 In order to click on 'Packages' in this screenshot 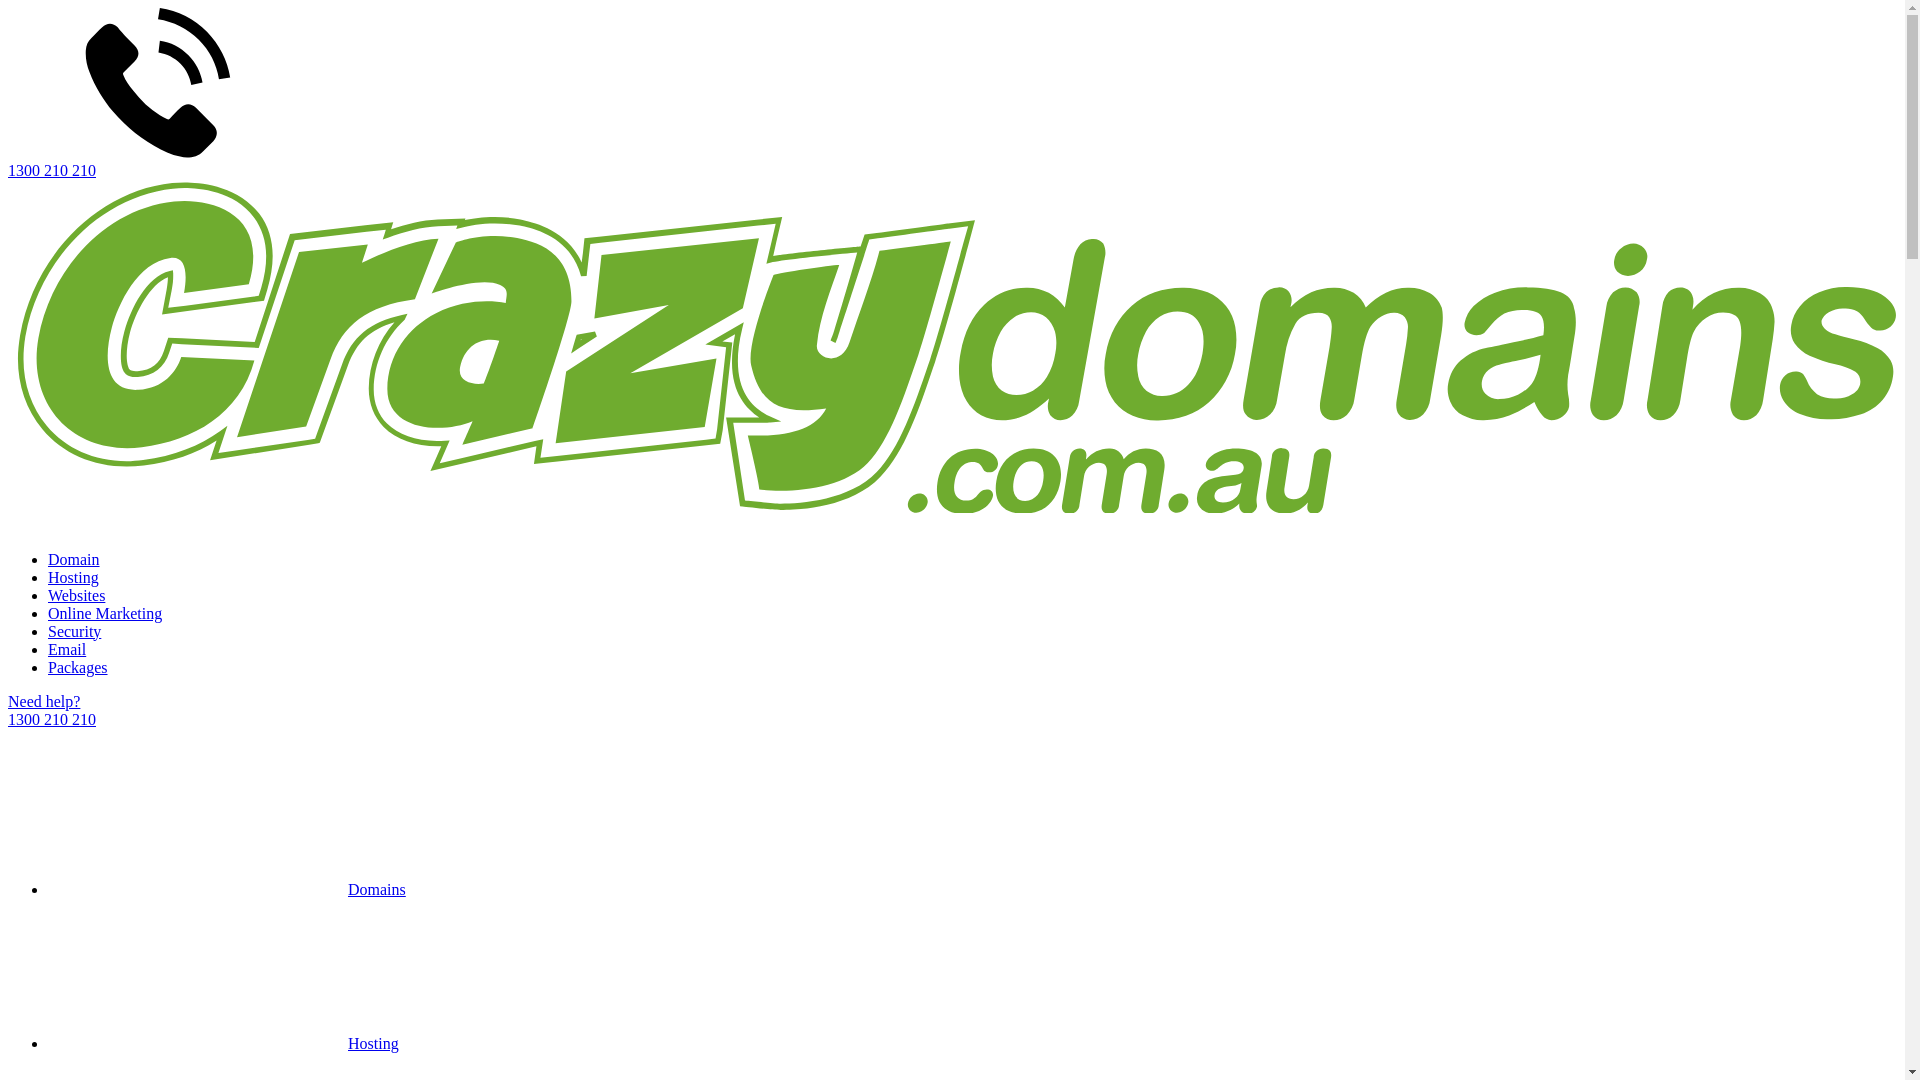, I will do `click(77, 667)`.